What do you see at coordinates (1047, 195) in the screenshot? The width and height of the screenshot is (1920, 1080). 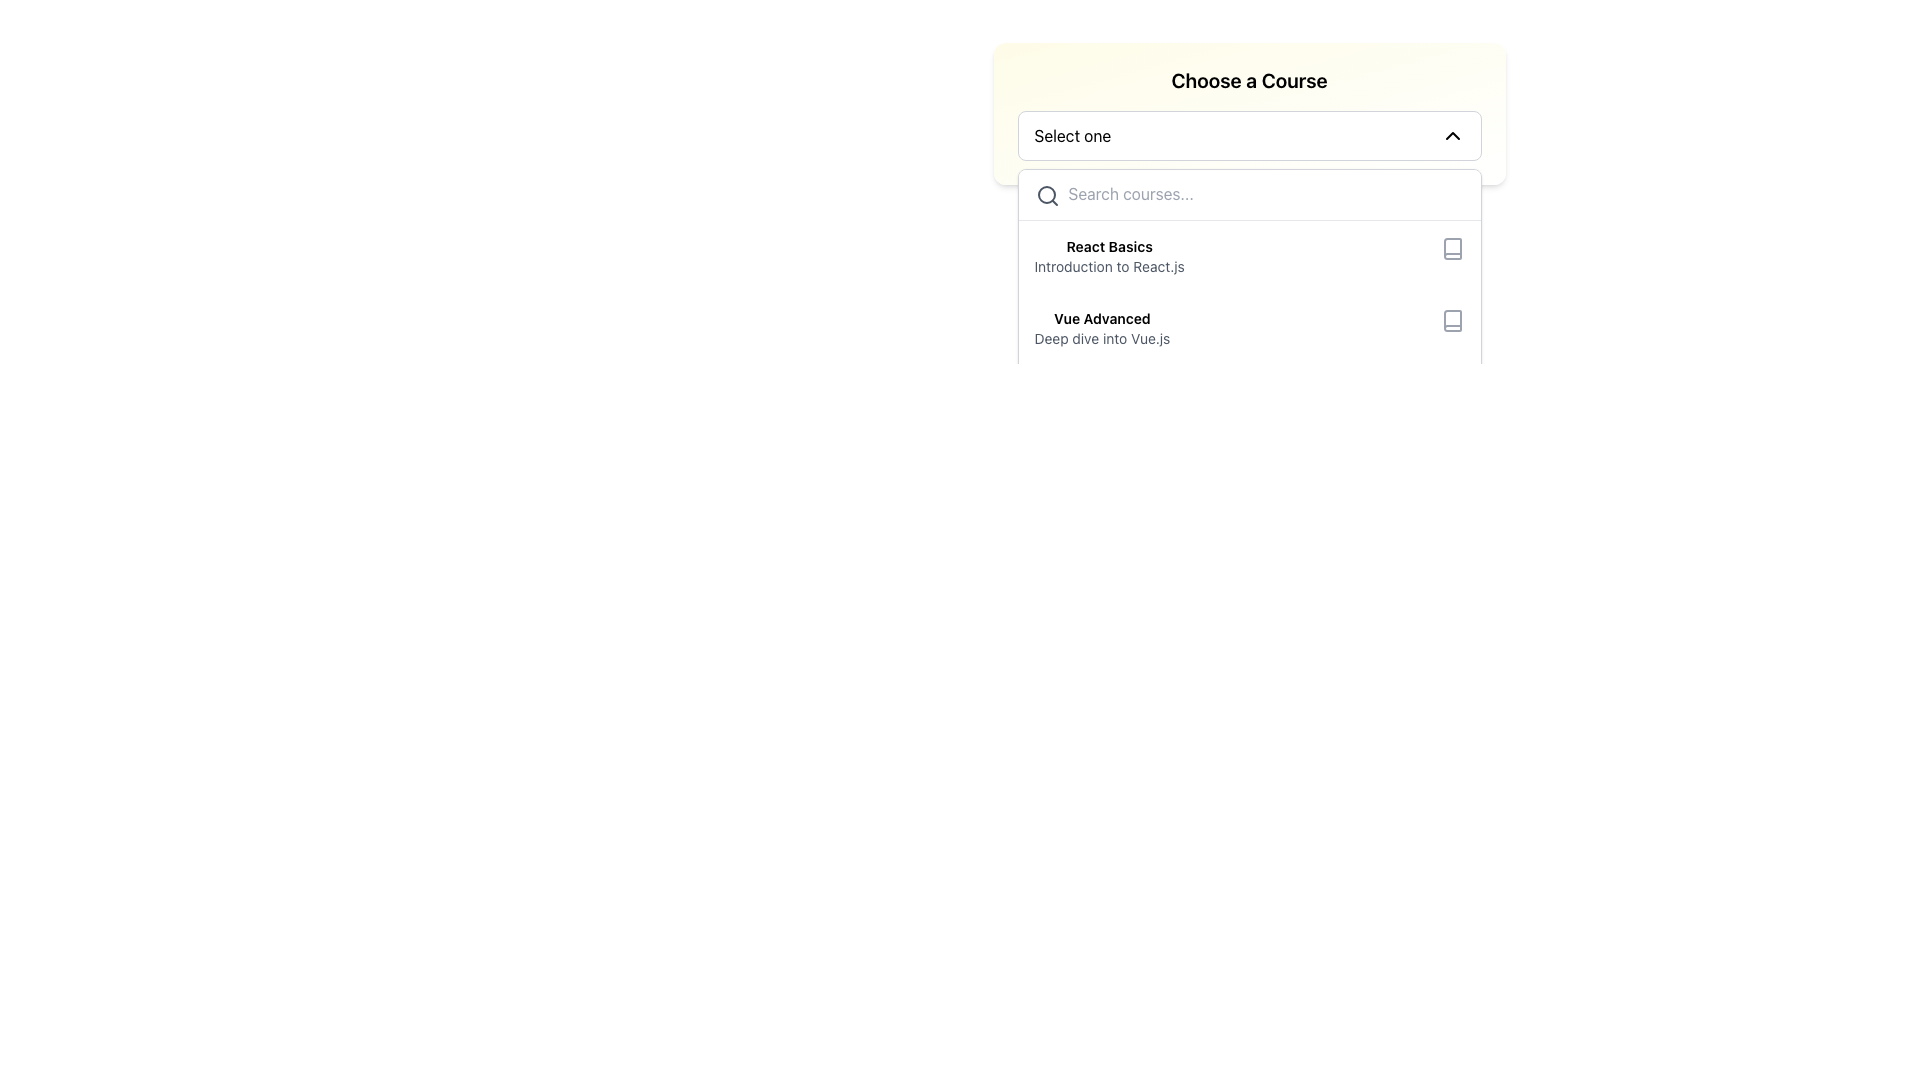 I see `the magnifying glass icon, which has a circular outline and a handle, positioned to the left of the search input field with the placeholder 'Search courses...'` at bounding box center [1047, 195].